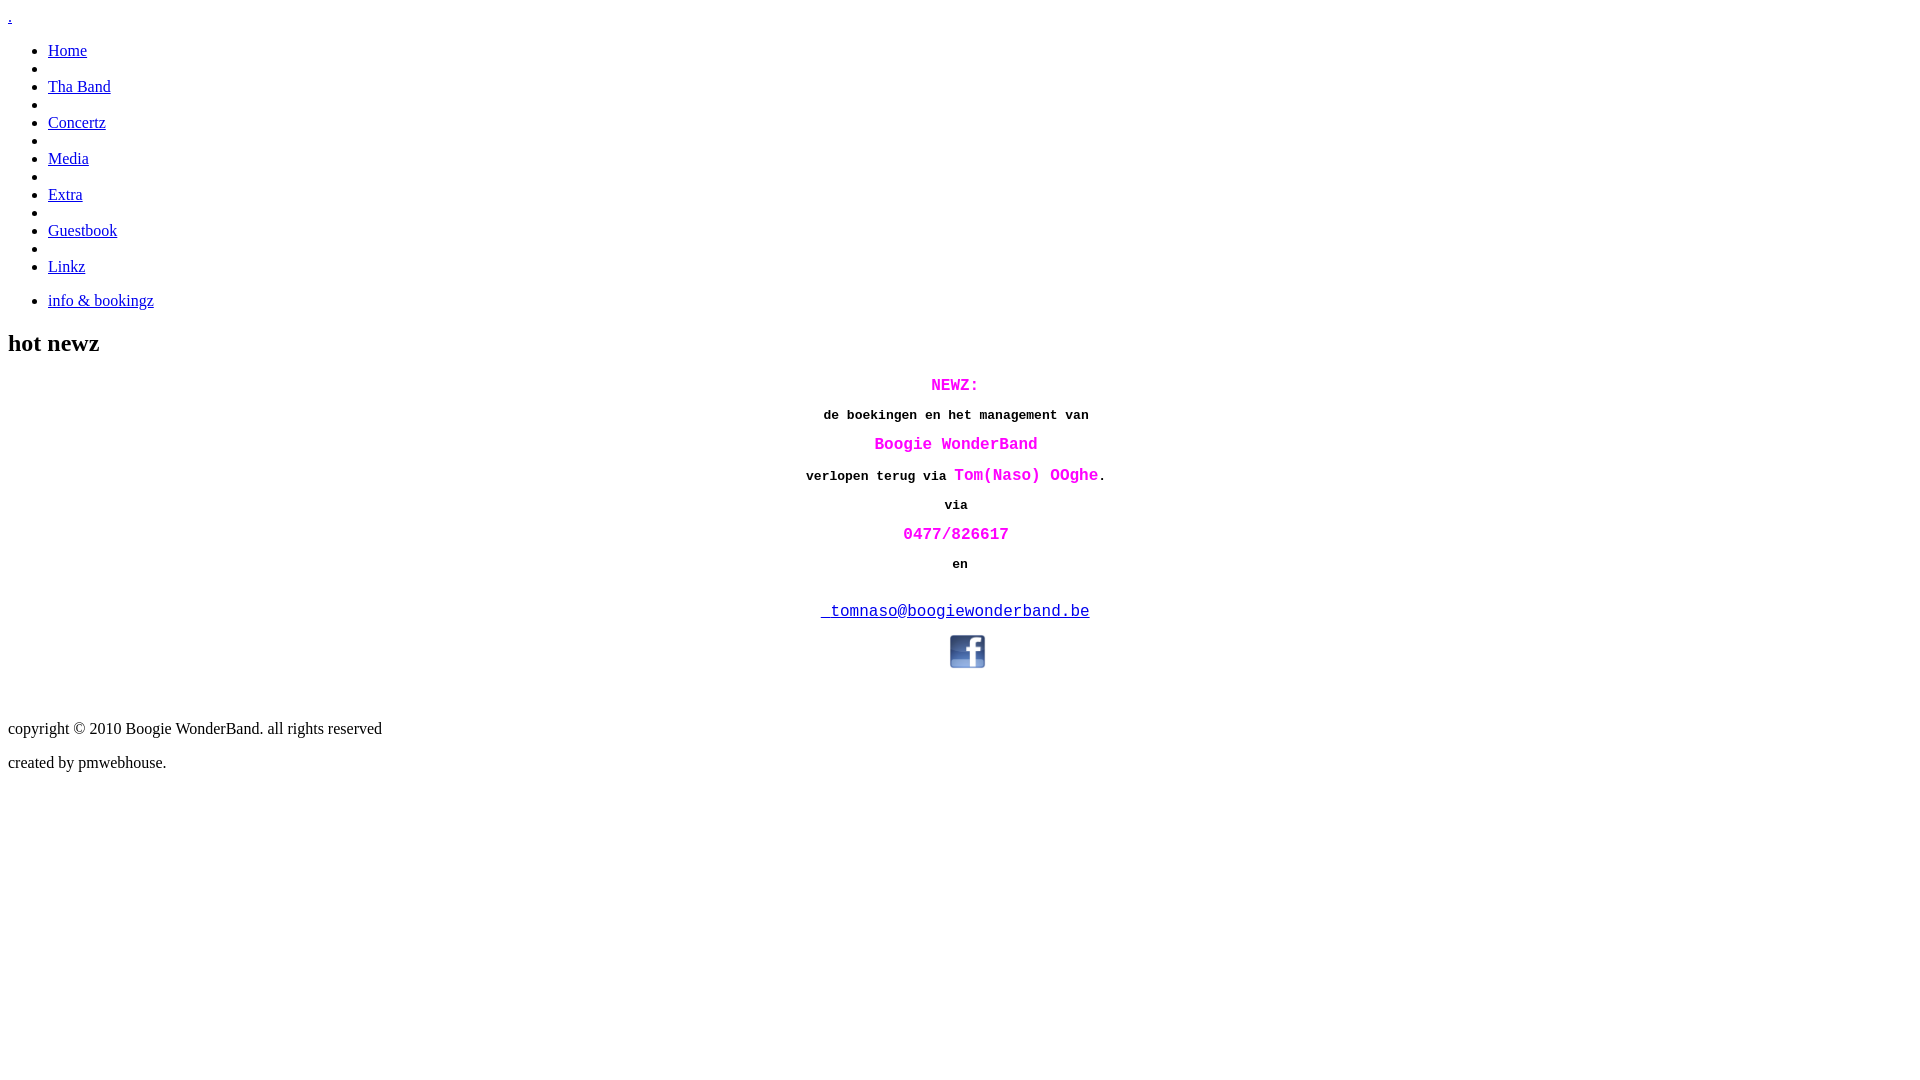 The image size is (1920, 1080). Describe the element at coordinates (48, 265) in the screenshot. I see `'Linkz'` at that location.